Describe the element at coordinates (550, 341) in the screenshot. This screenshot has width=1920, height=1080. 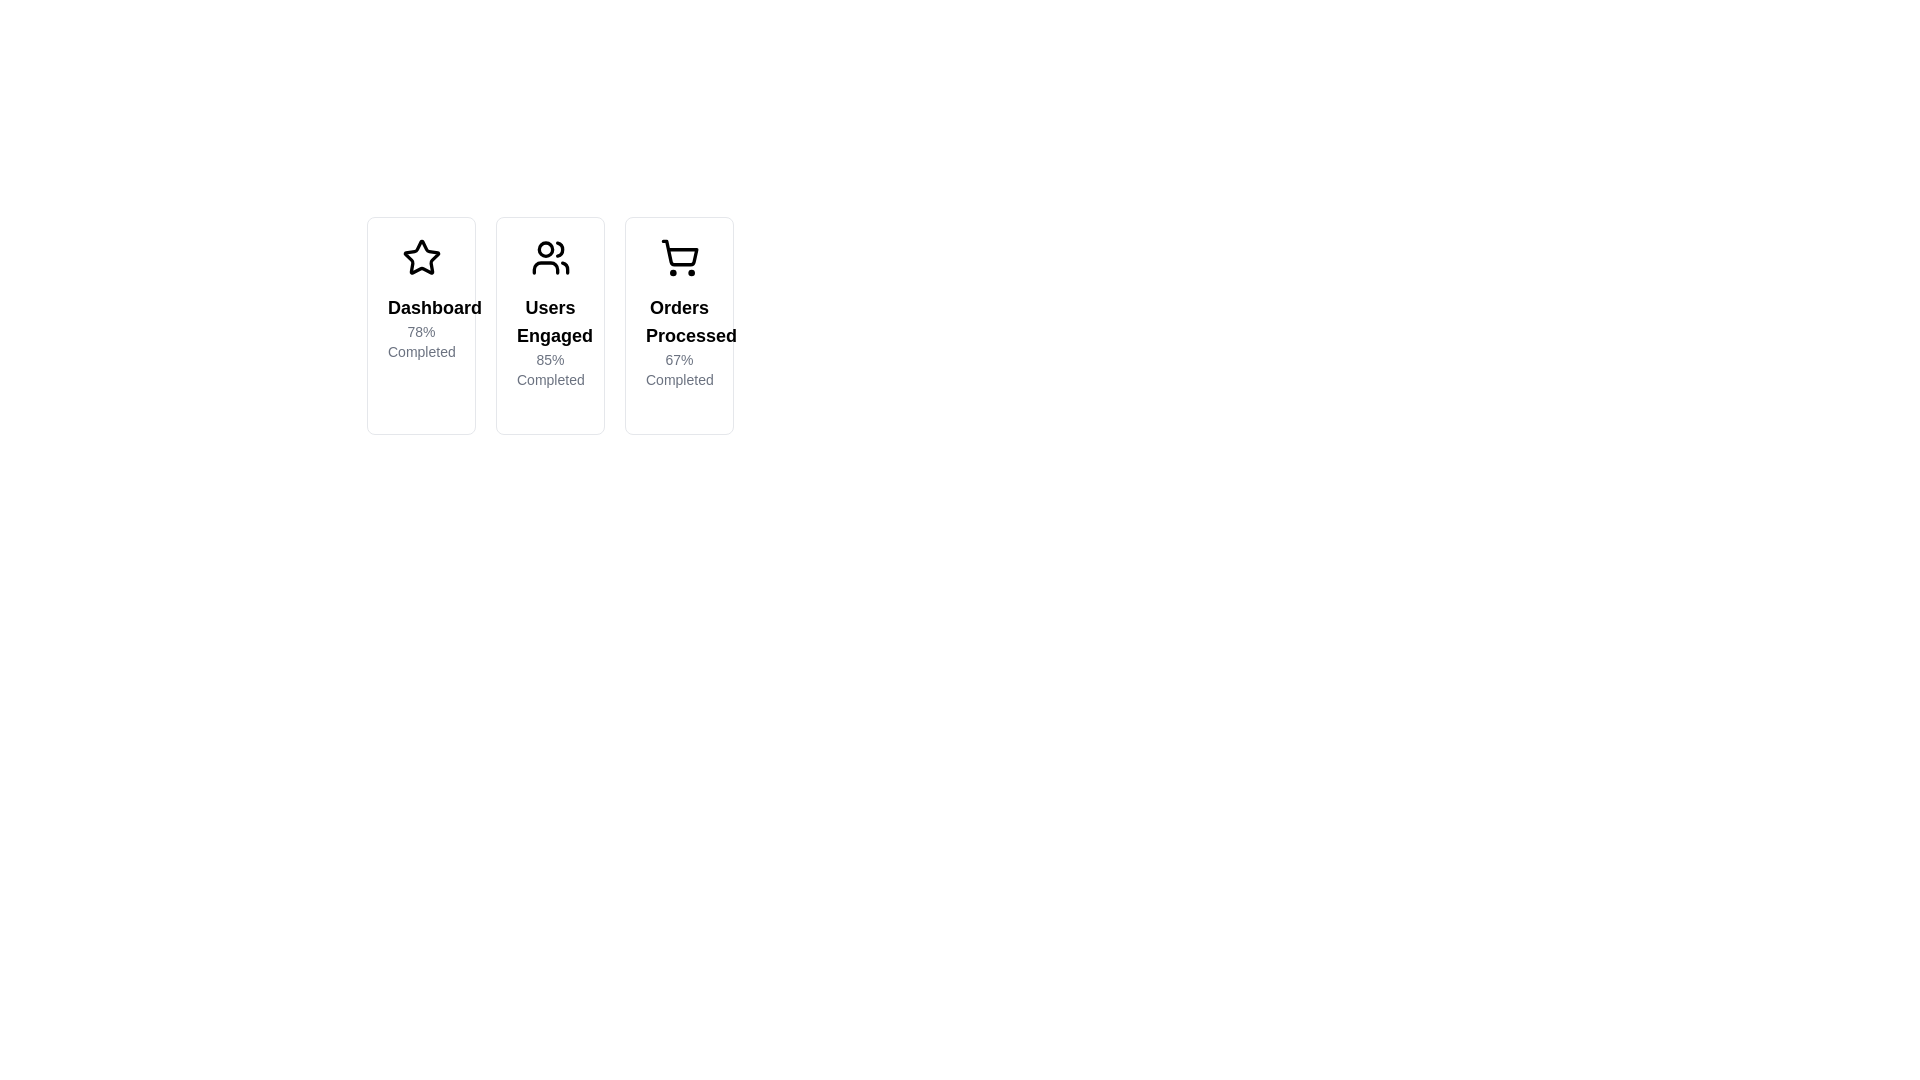
I see `the informative text block located in the second card of a horizontal row, positioned beneath the user icon and above the progress bar` at that location.